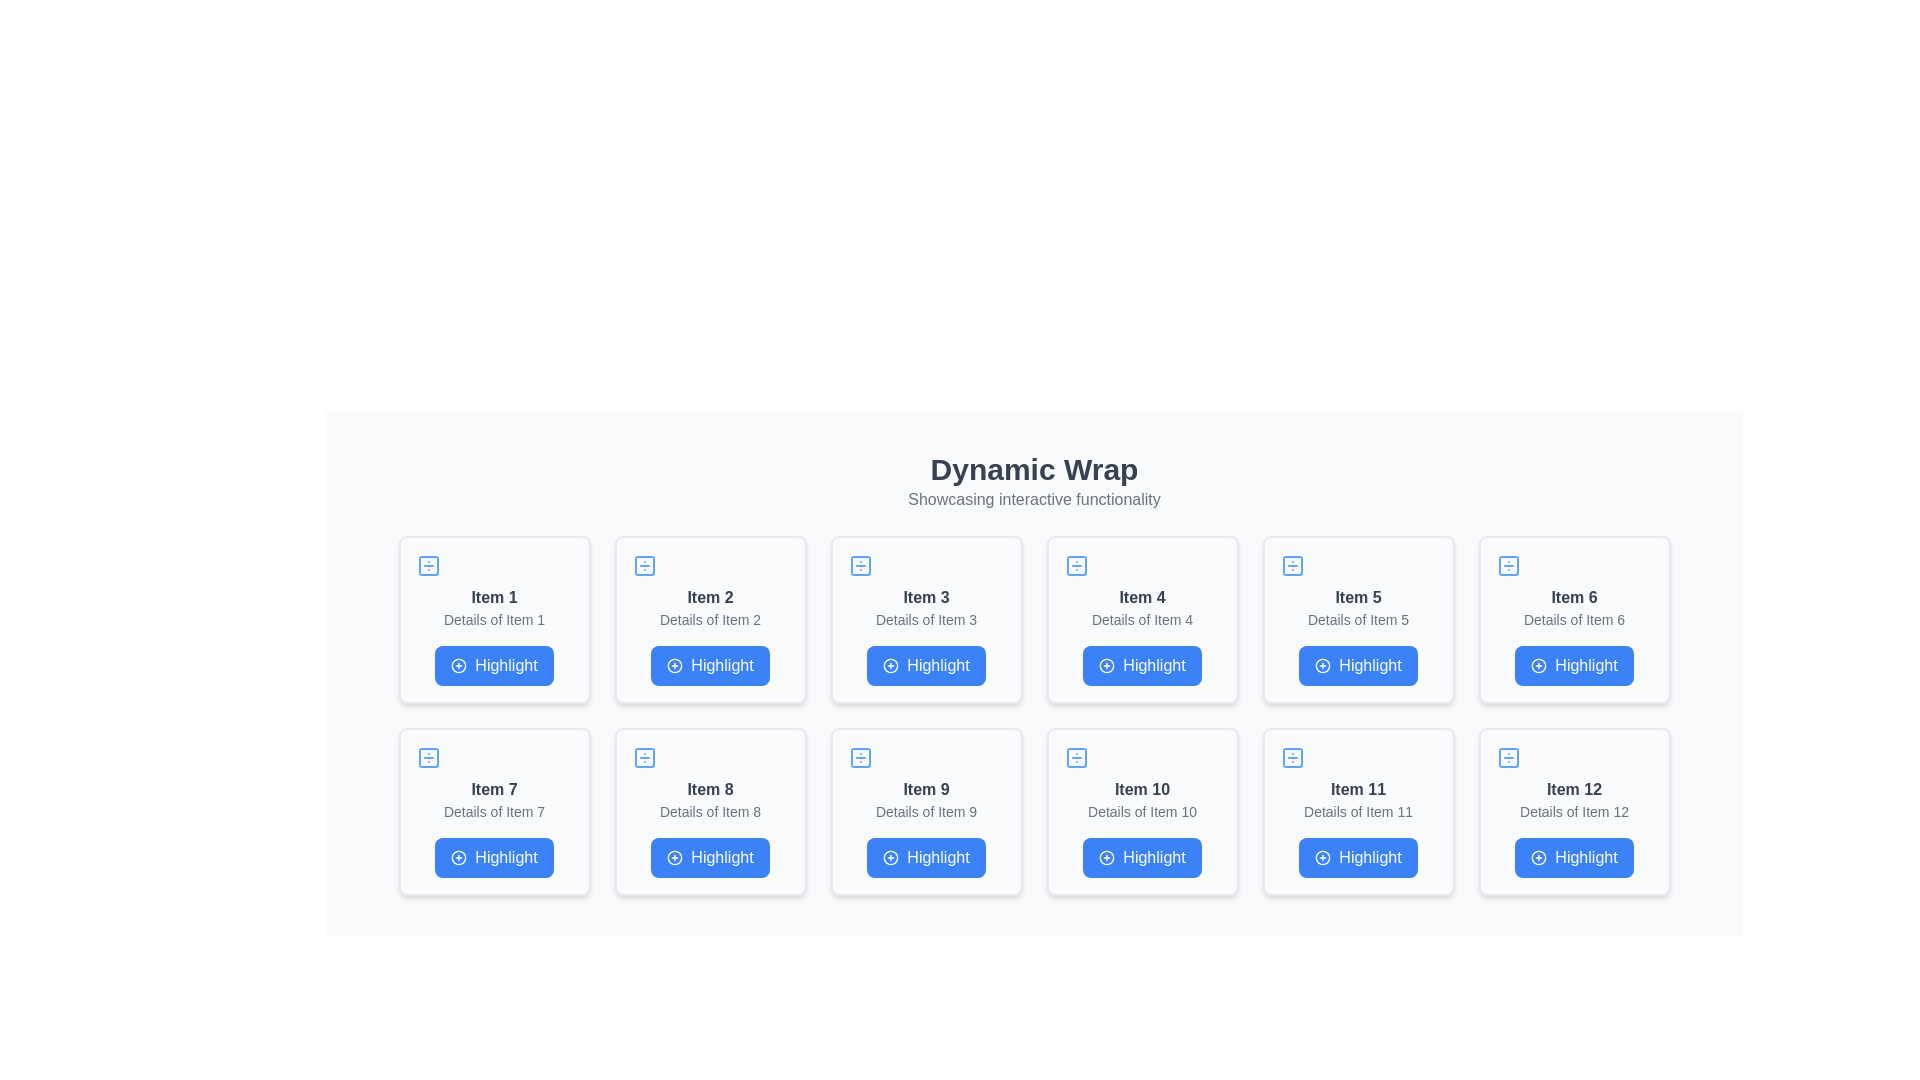  Describe the element at coordinates (1142, 596) in the screenshot. I see `text label that serves as the title for 'Item 4' located in the second row and fourth column of the grid layout, positioned at the top of the card` at that location.